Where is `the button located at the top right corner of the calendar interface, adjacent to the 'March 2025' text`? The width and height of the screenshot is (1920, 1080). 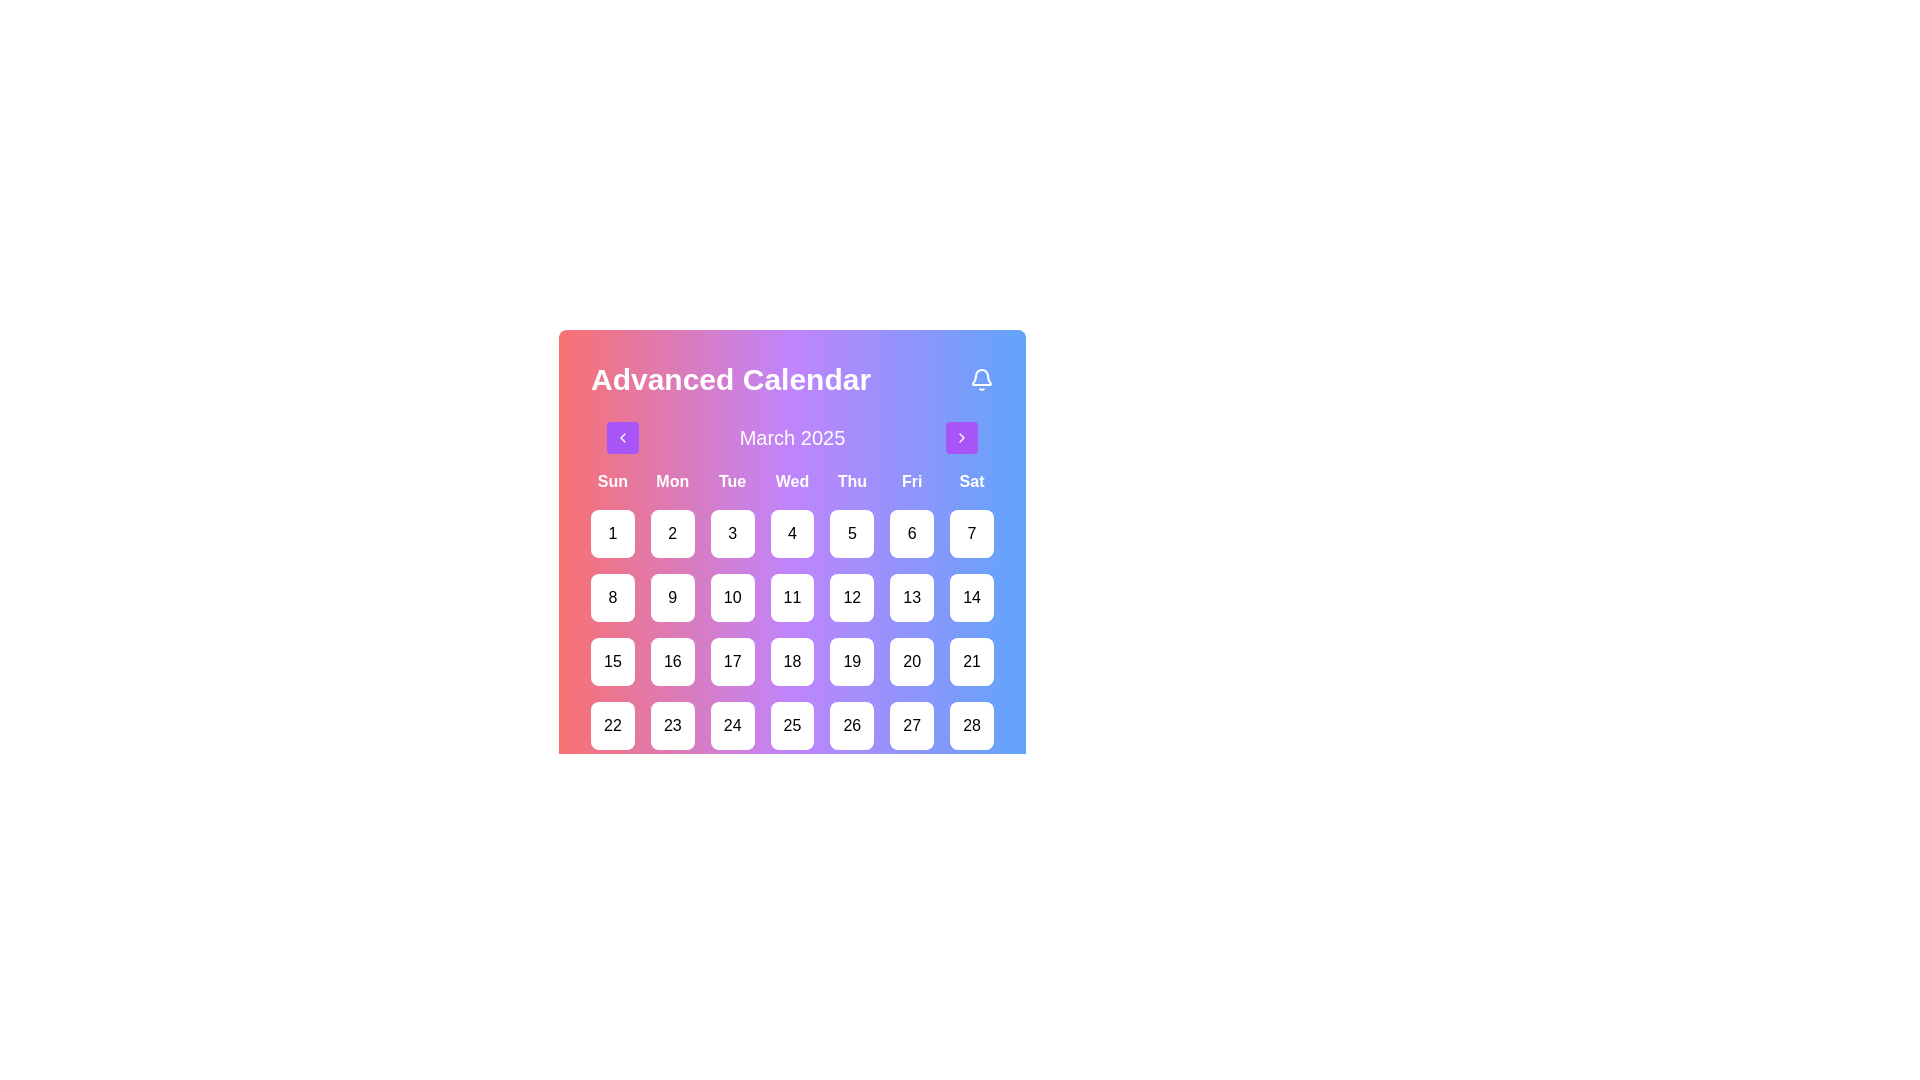 the button located at the top right corner of the calendar interface, adjacent to the 'March 2025' text is located at coordinates (961, 437).